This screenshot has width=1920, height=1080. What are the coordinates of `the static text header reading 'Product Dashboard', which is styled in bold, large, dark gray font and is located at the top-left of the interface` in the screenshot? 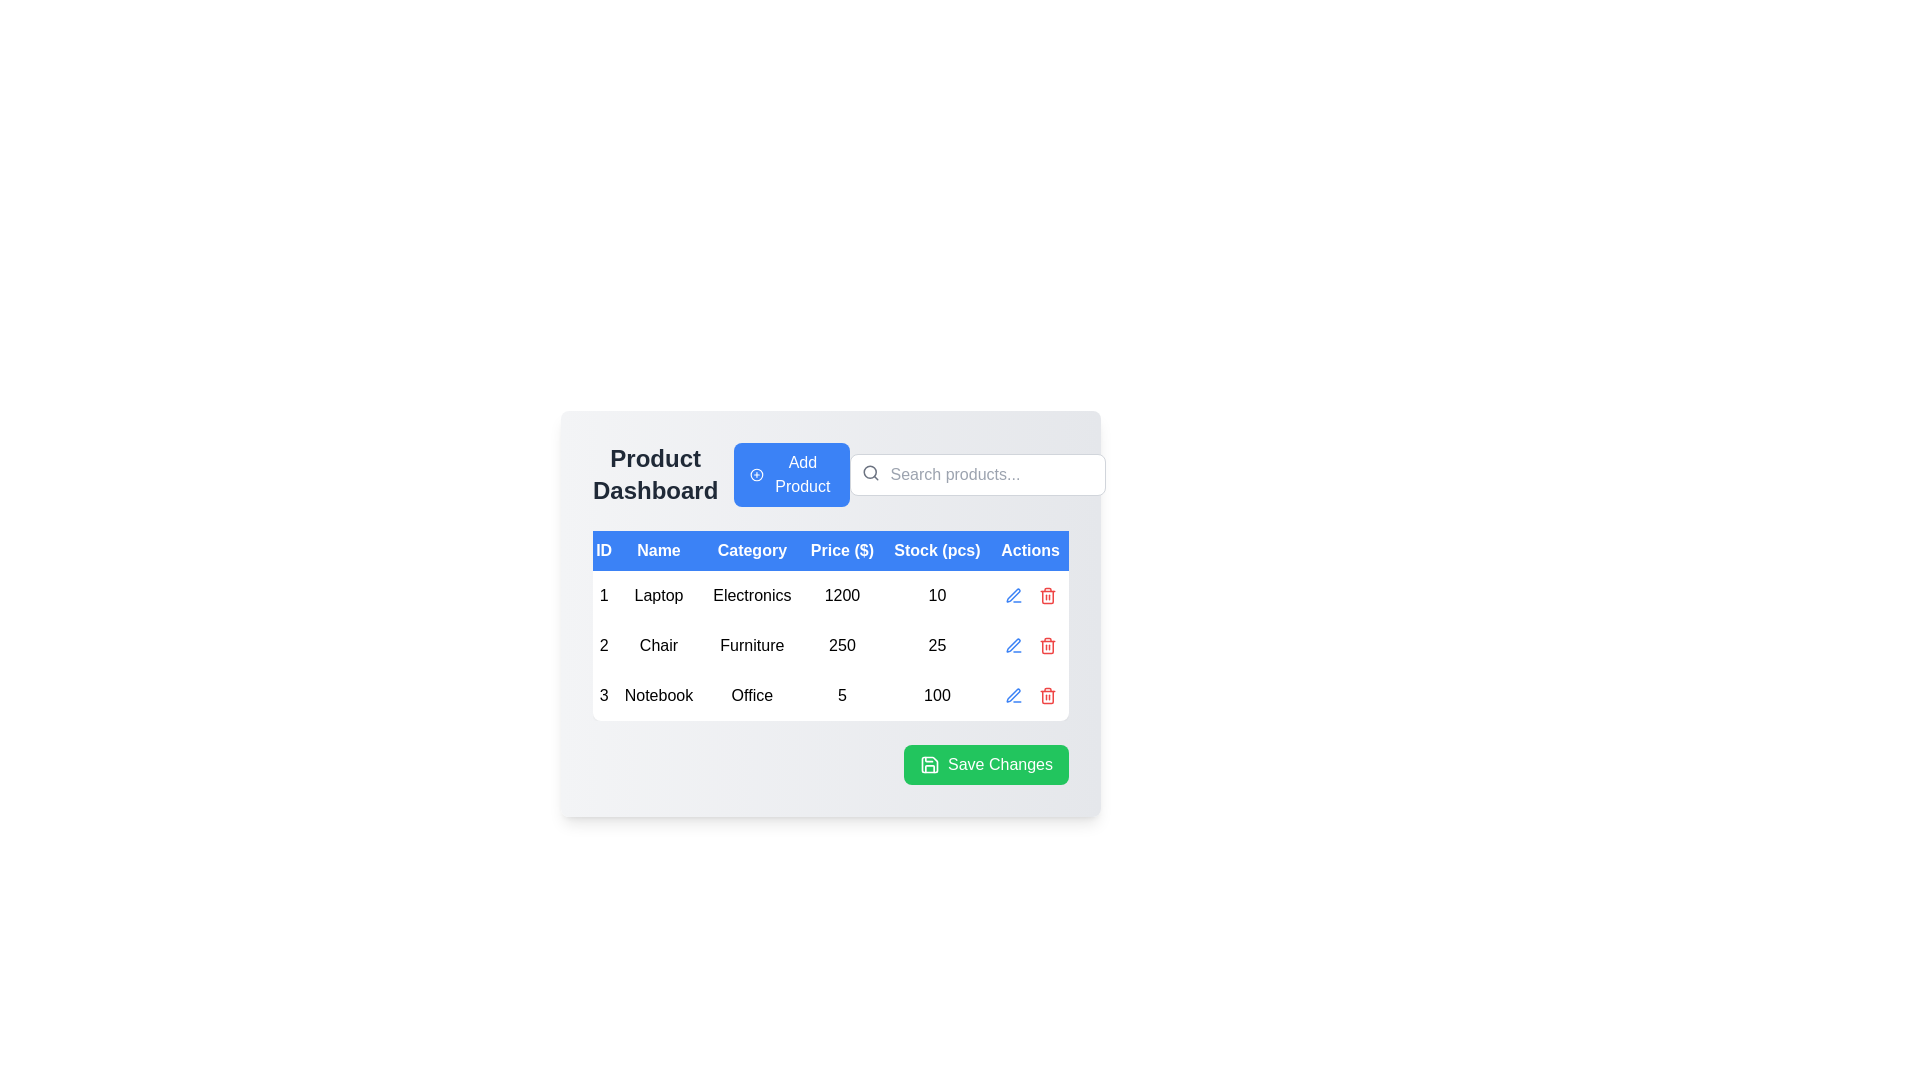 It's located at (655, 474).